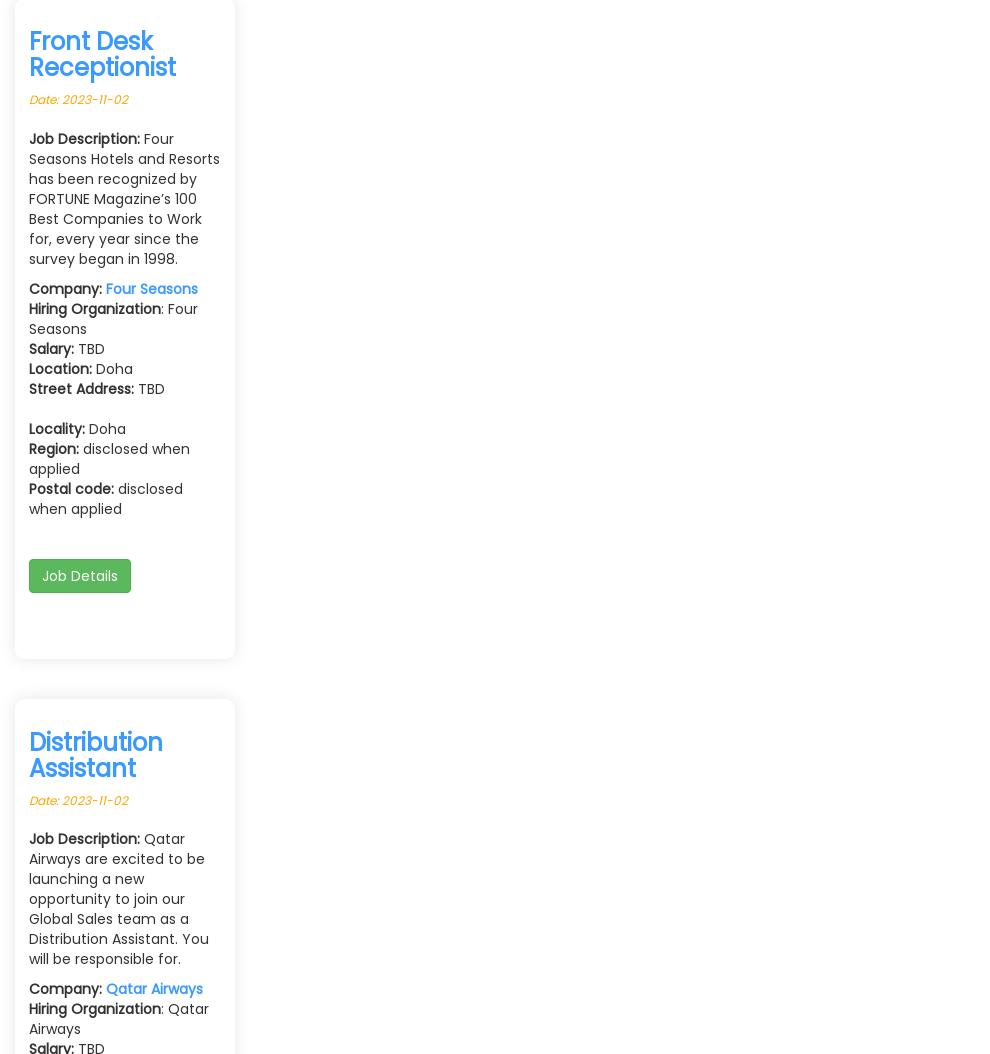  I want to click on 'Location:', so click(28, 367).